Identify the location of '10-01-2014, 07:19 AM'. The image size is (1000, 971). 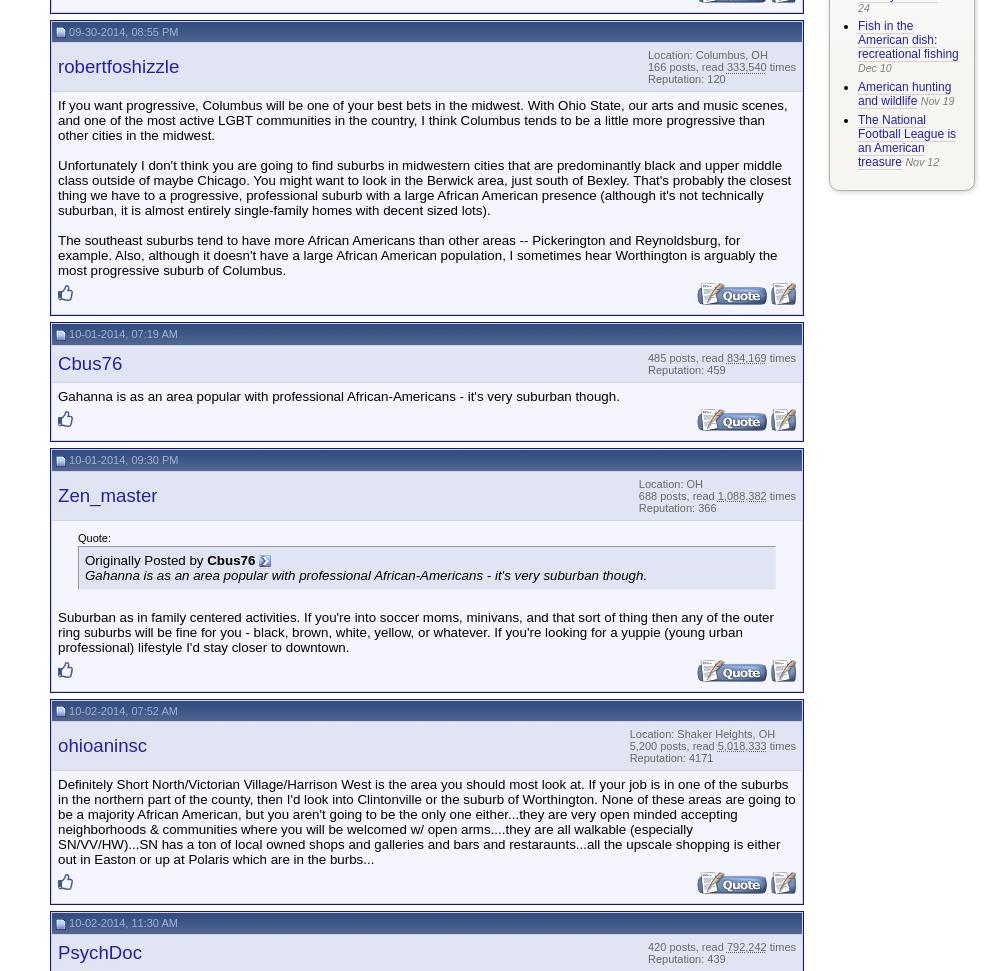
(120, 334).